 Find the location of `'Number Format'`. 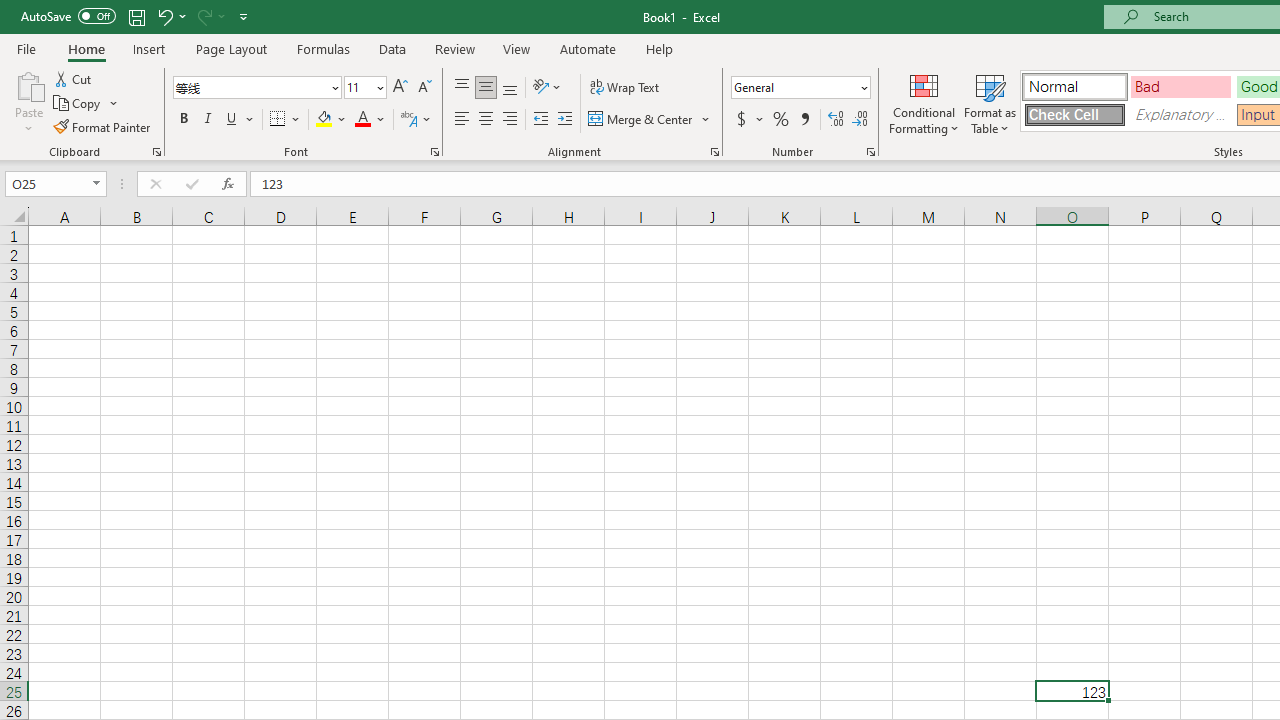

'Number Format' is located at coordinates (793, 86).